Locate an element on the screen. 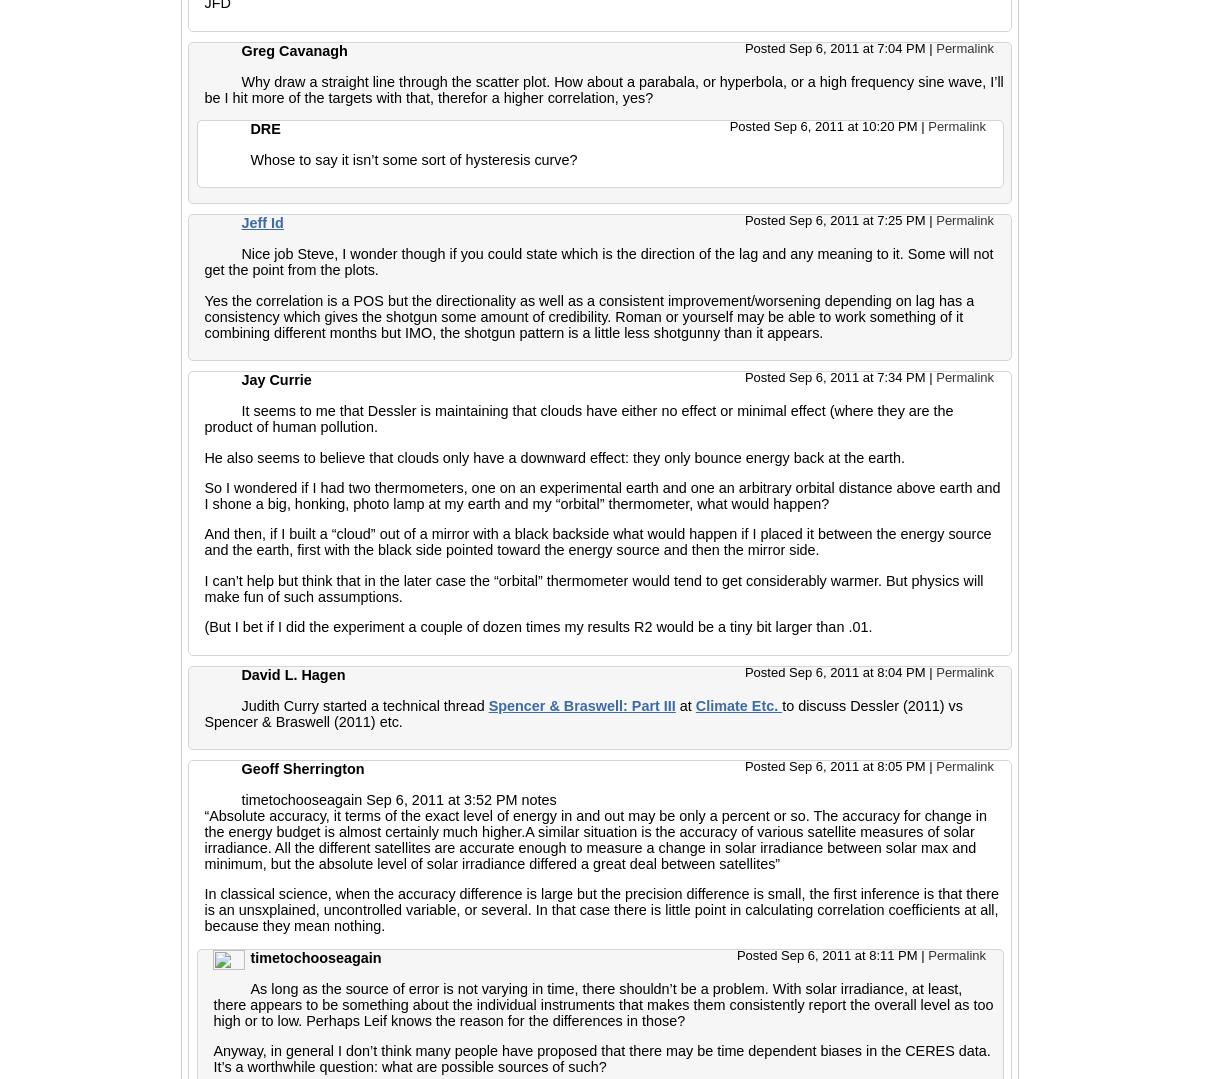 This screenshot has width=1212, height=1079. 'timetochooseagain' is located at coordinates (314, 955).